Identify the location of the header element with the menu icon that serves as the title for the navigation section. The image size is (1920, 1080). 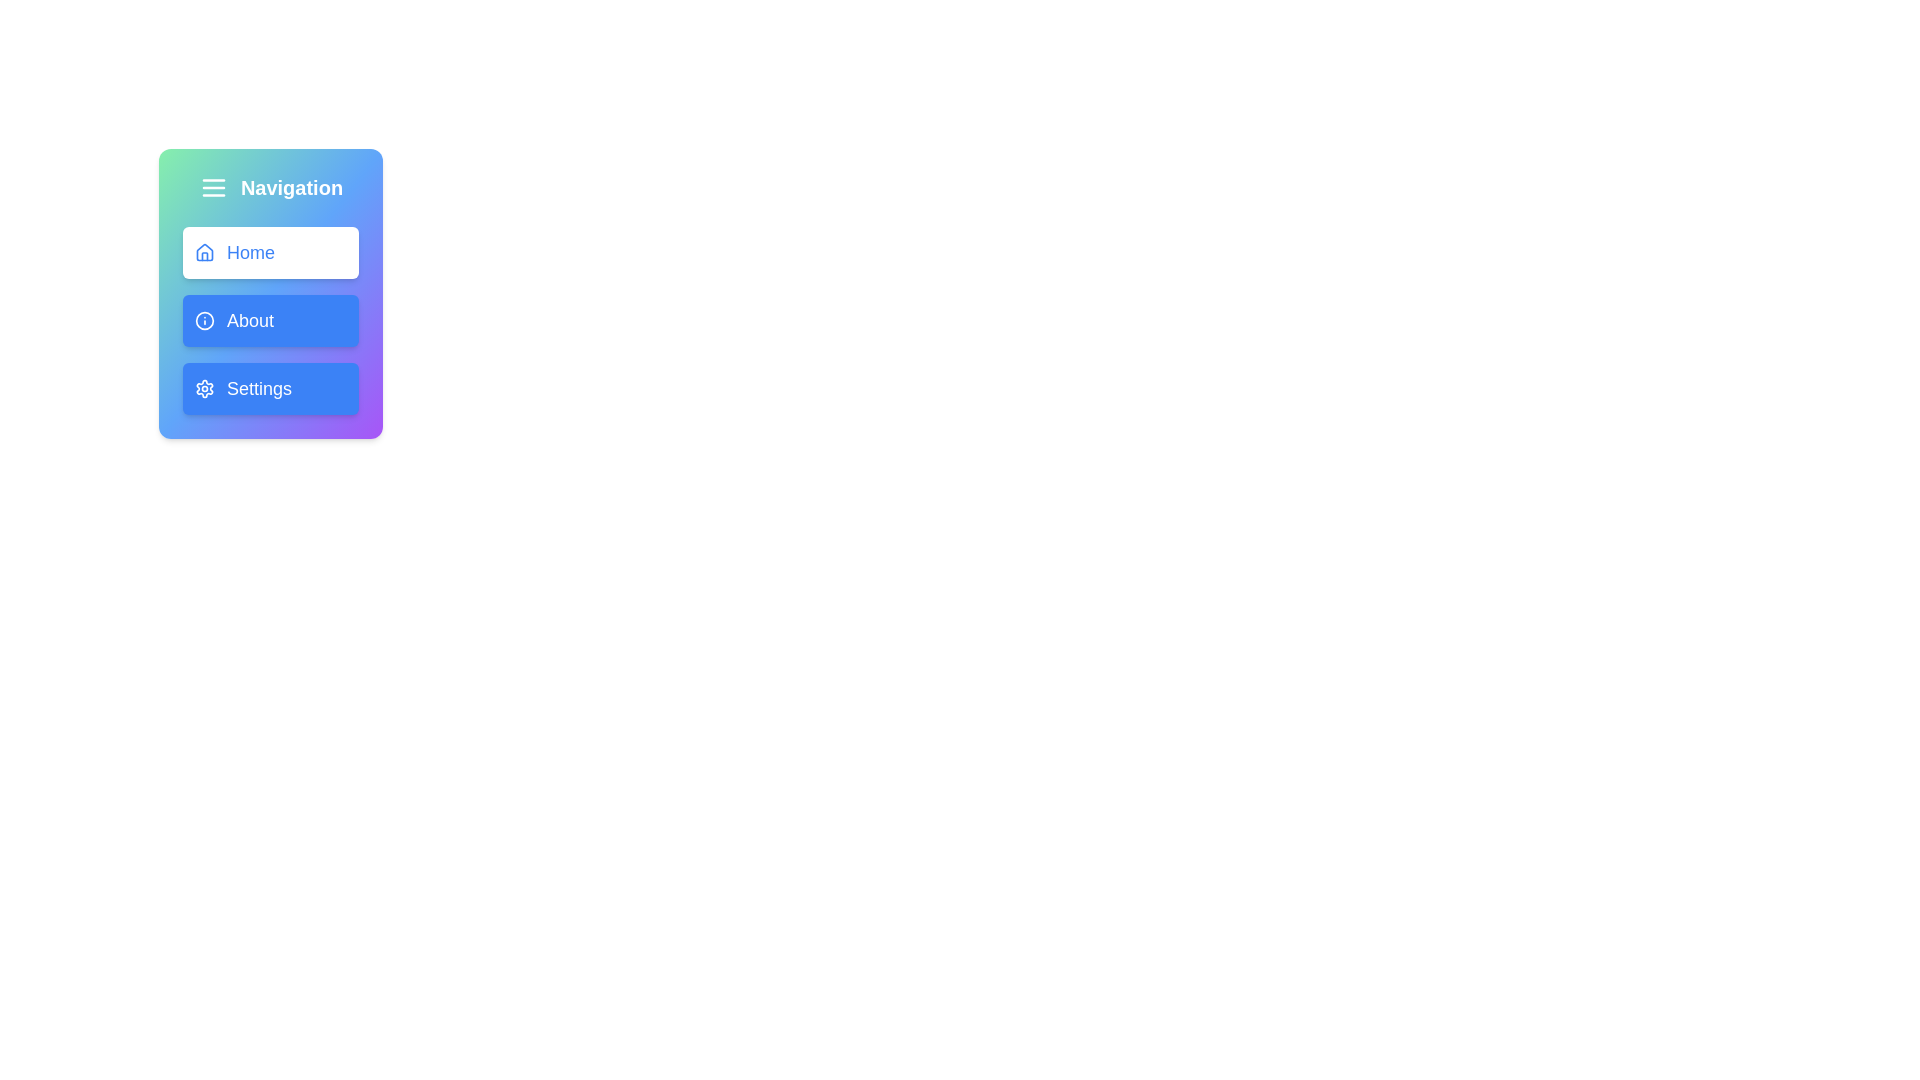
(269, 188).